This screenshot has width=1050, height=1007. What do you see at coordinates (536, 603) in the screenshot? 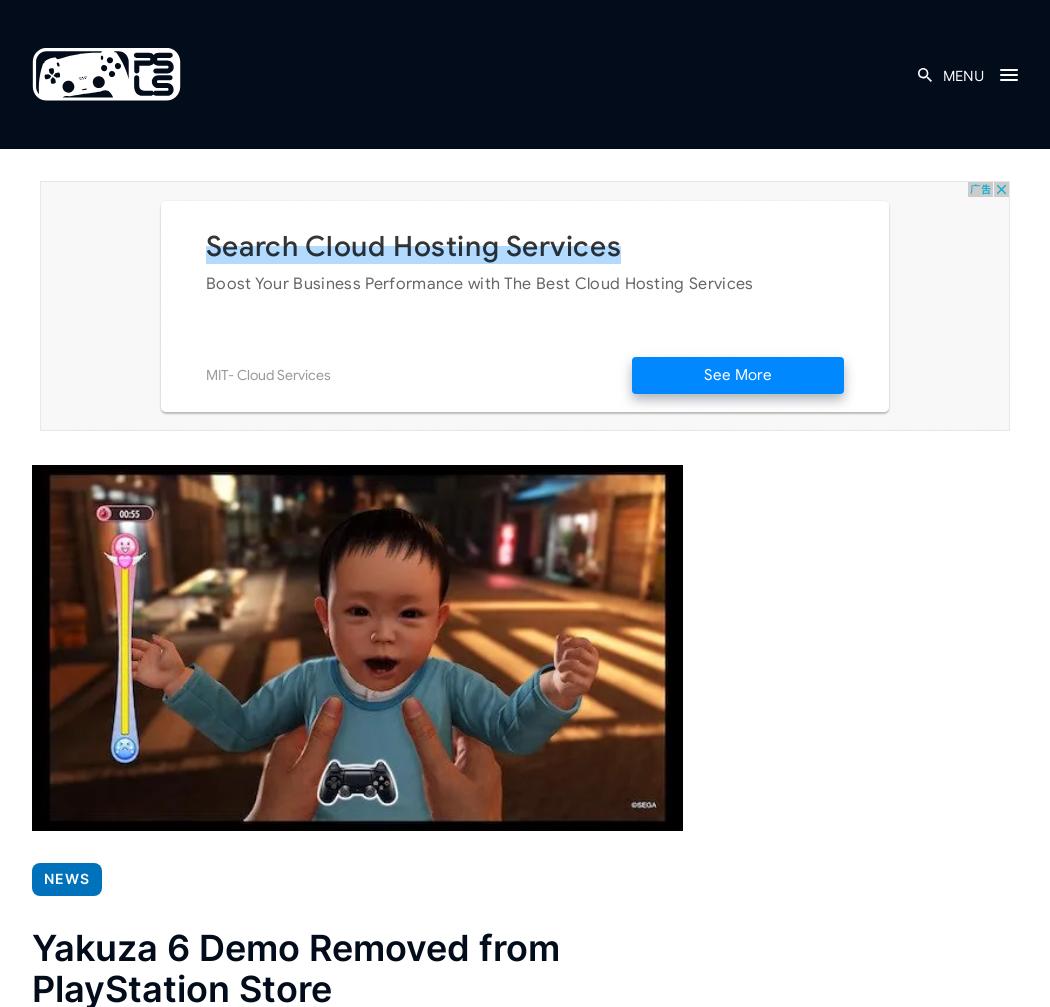
I see `'PS Store Extended Play Sale Begins Today'` at bounding box center [536, 603].